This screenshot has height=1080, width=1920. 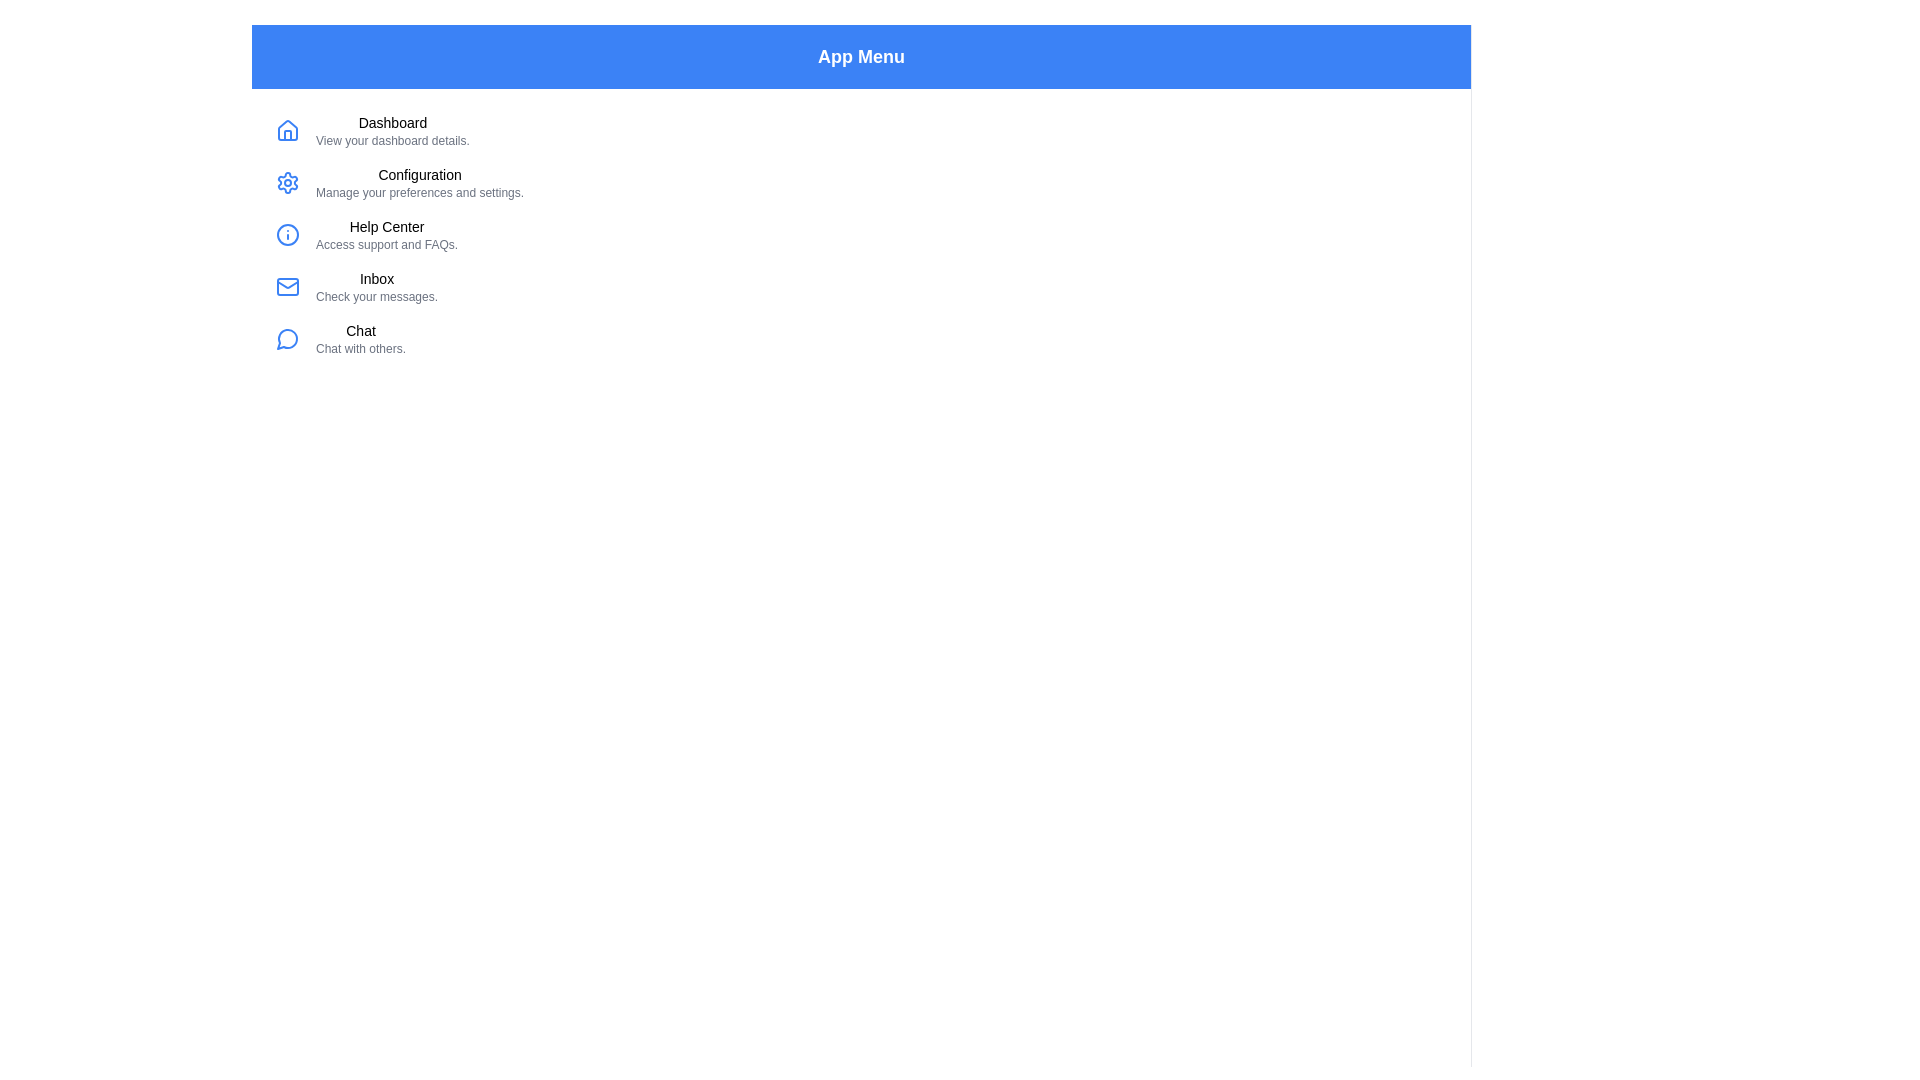 I want to click on informational text label that describes the purpose of the 'Chat' section in the navigation menu, located below the 'Chat' label and above the 'Inbox' in the left-aligned vertical navigation menu, so click(x=360, y=347).